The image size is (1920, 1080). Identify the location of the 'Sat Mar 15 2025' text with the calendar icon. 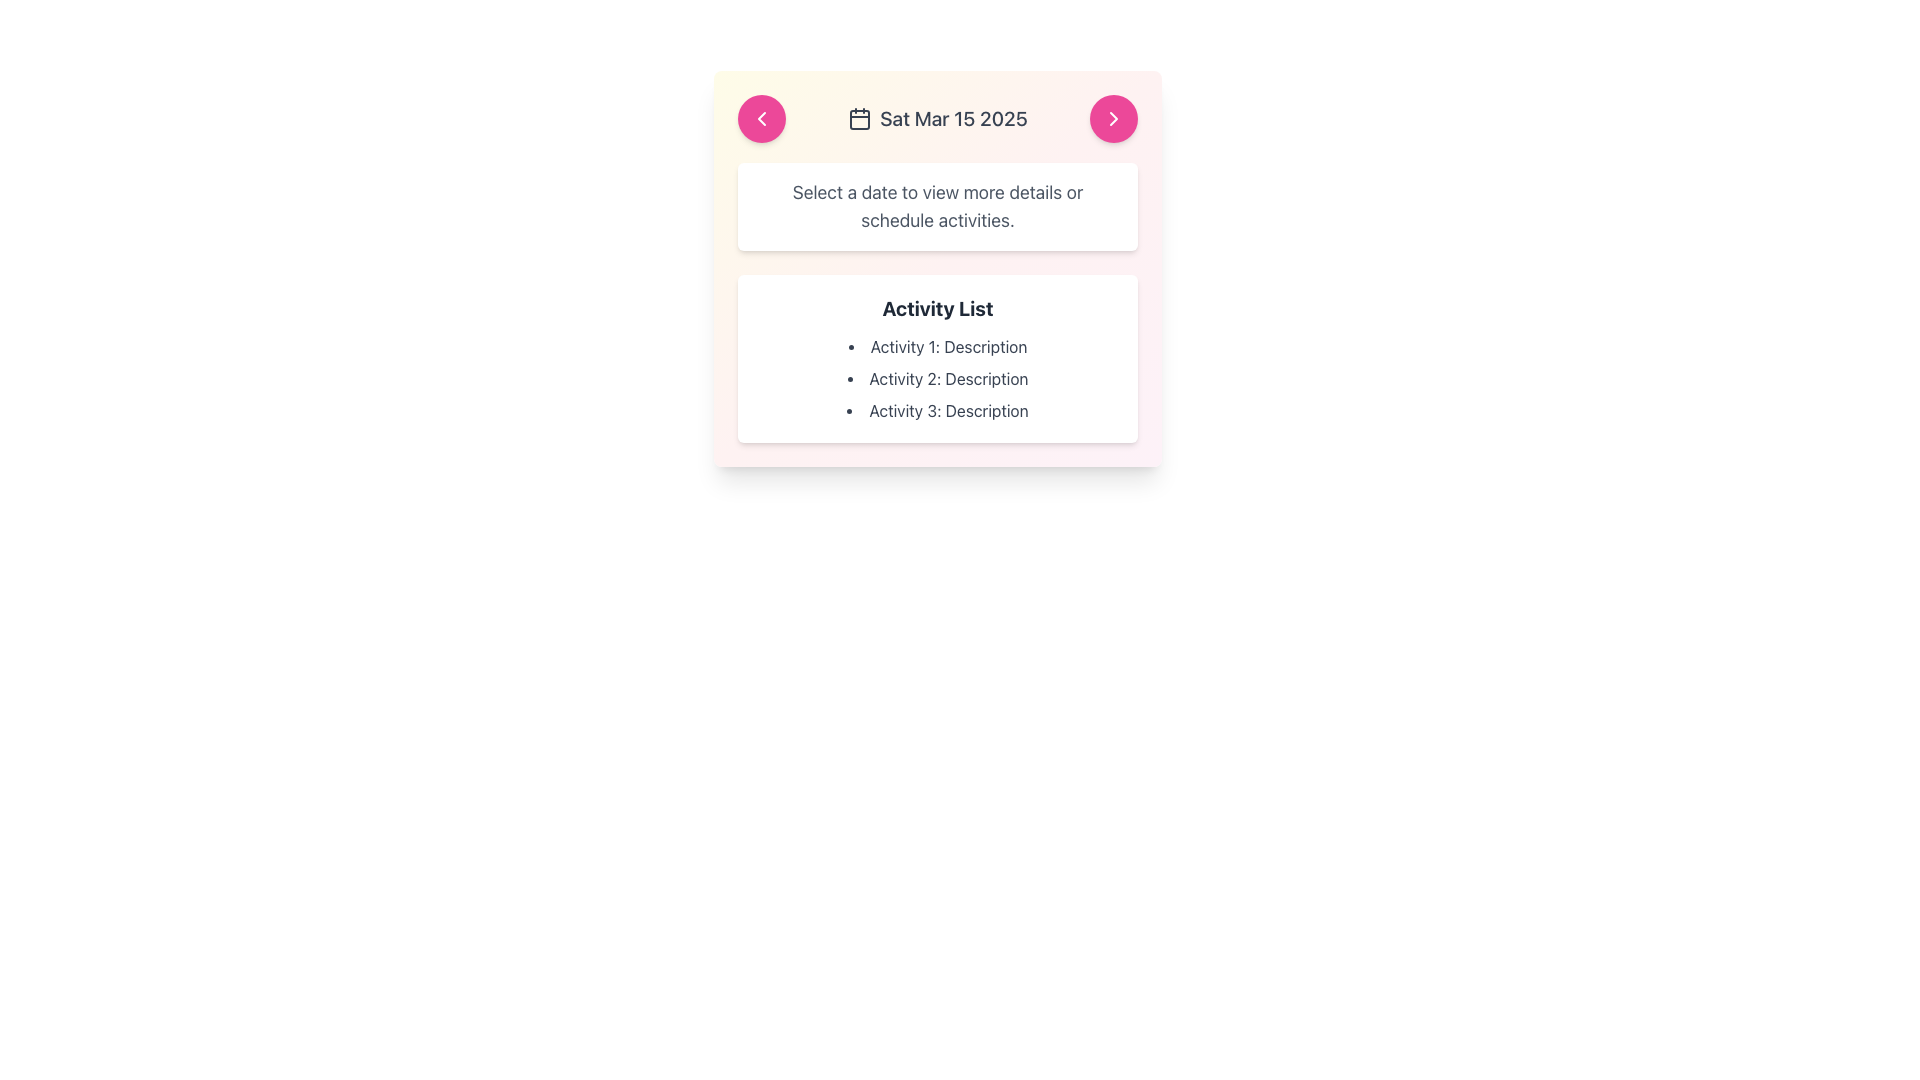
(936, 119).